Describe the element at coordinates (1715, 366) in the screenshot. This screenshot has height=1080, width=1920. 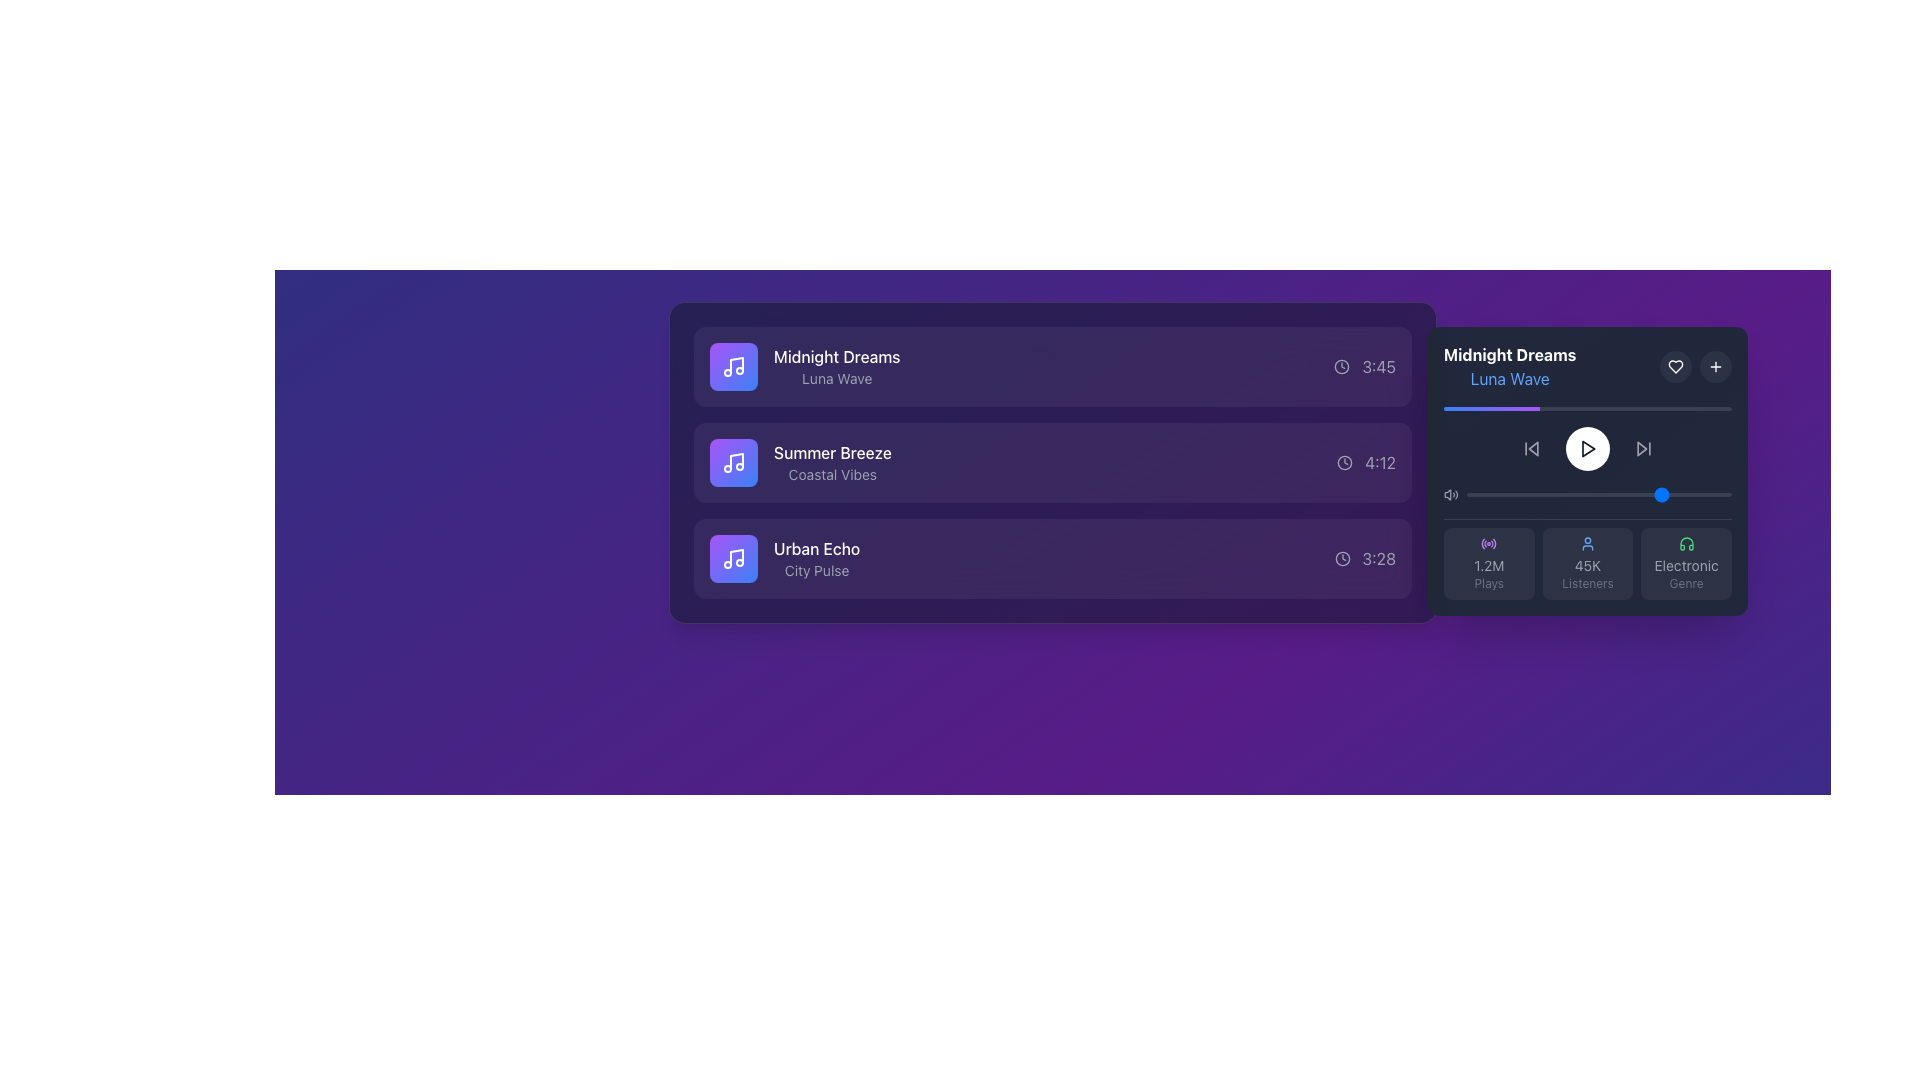
I see `the button located at the top right corner of the music player panel, adjacent to the heart button` at that location.